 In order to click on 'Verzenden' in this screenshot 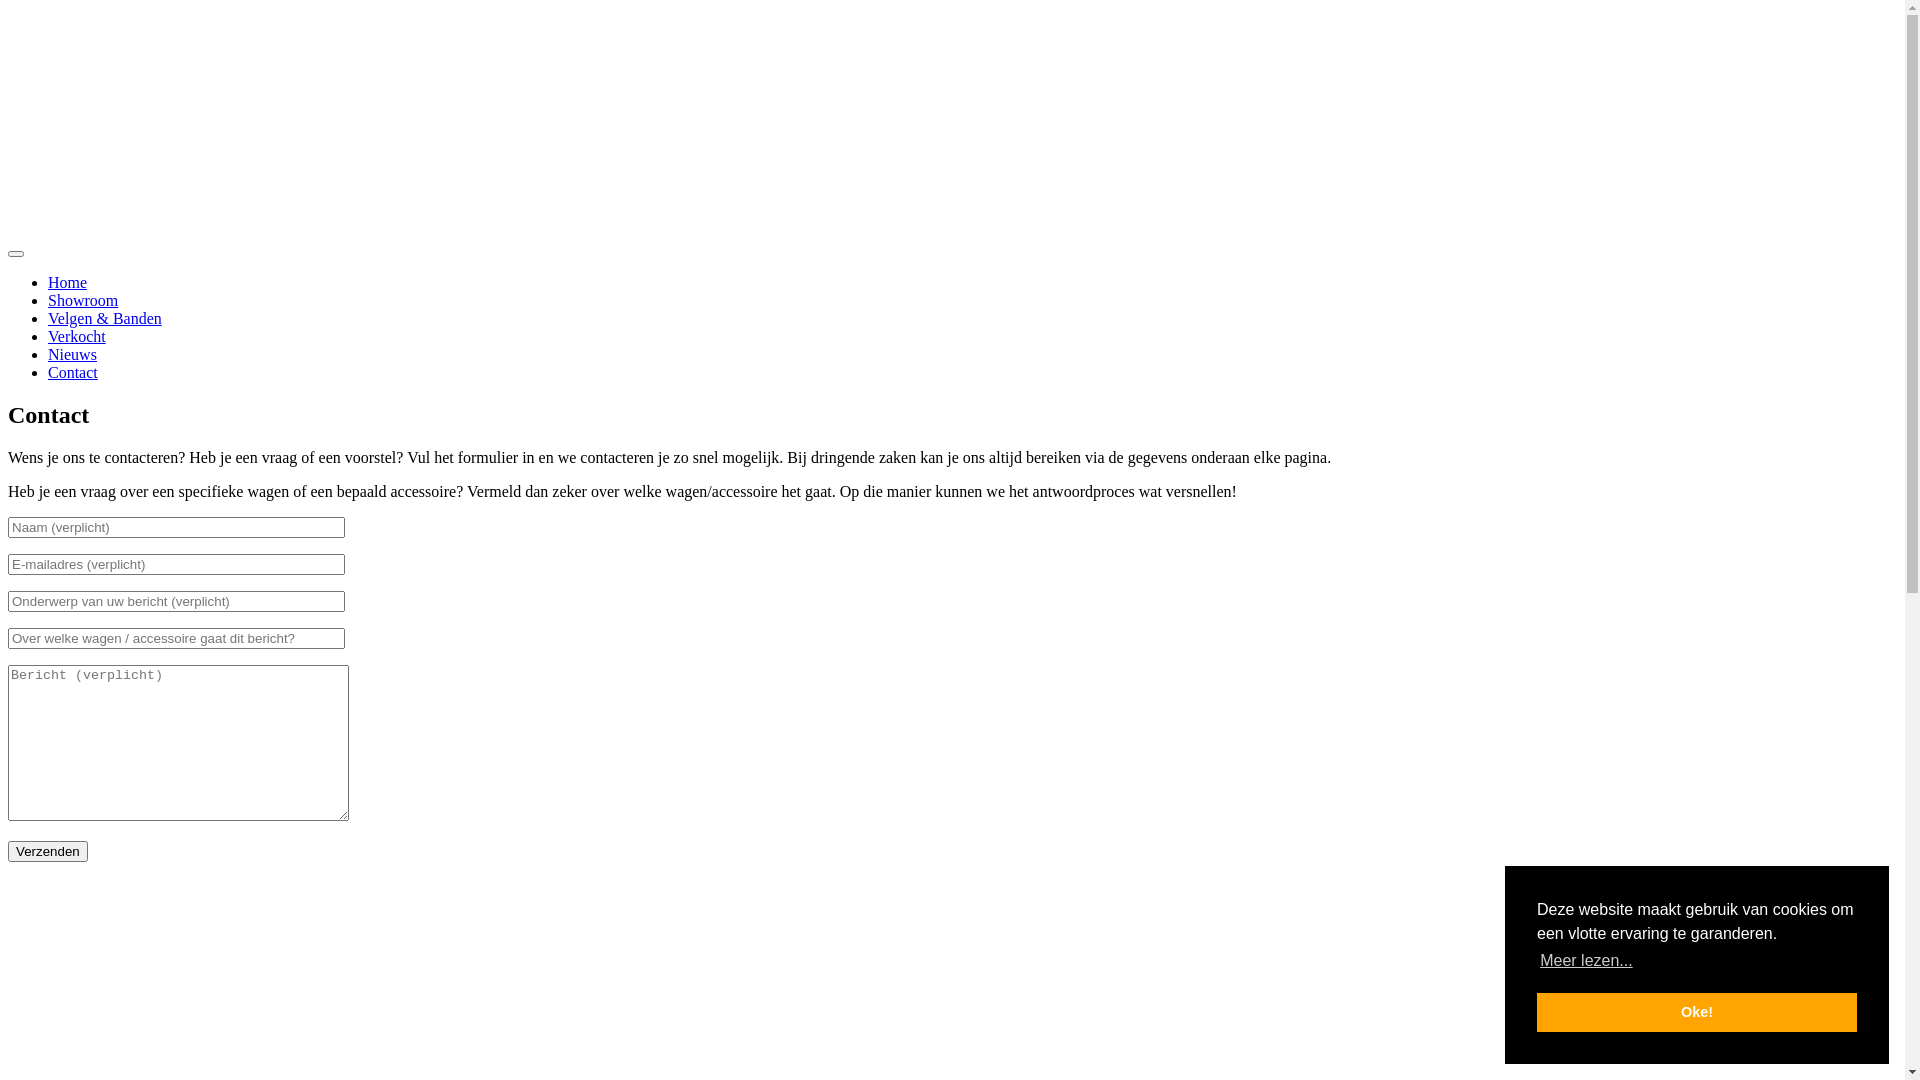, I will do `click(48, 851)`.